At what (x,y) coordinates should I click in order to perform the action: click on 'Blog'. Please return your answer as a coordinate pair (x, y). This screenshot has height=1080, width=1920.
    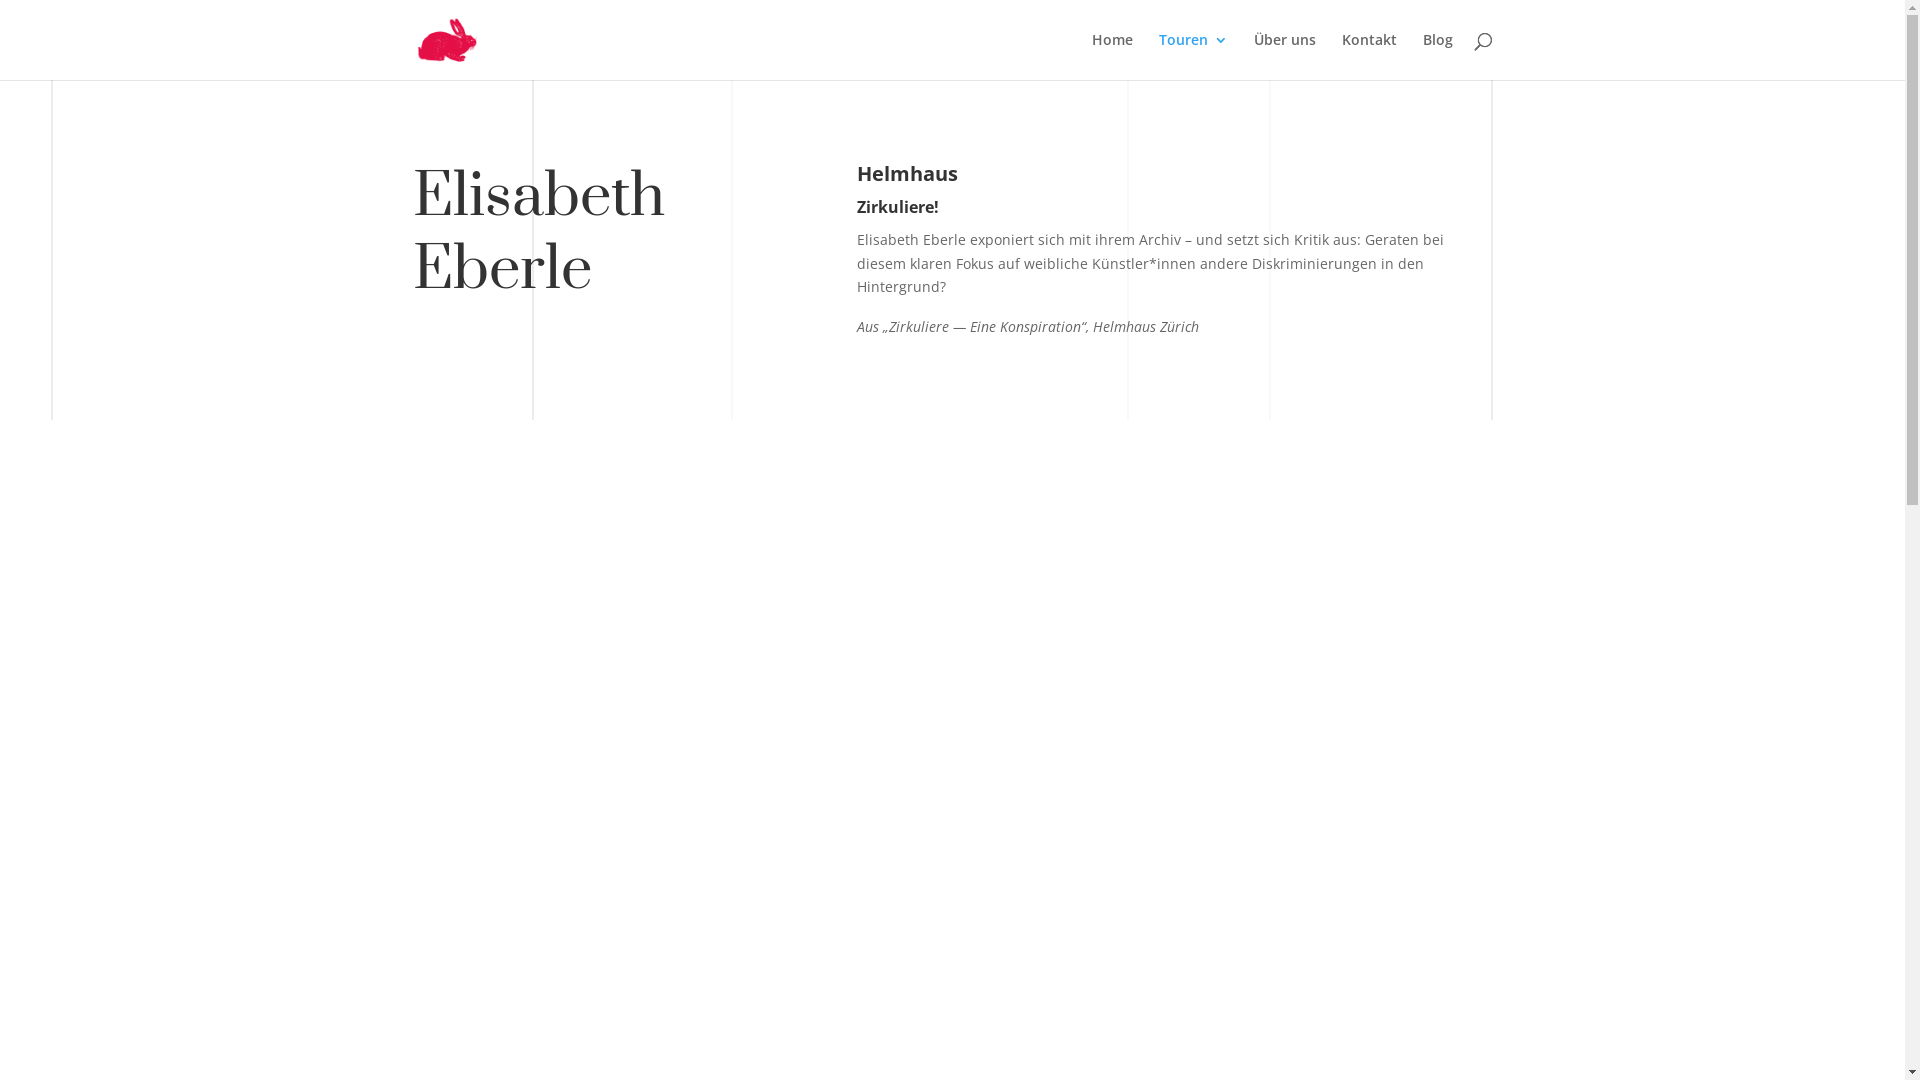
    Looking at the image, I should click on (1435, 55).